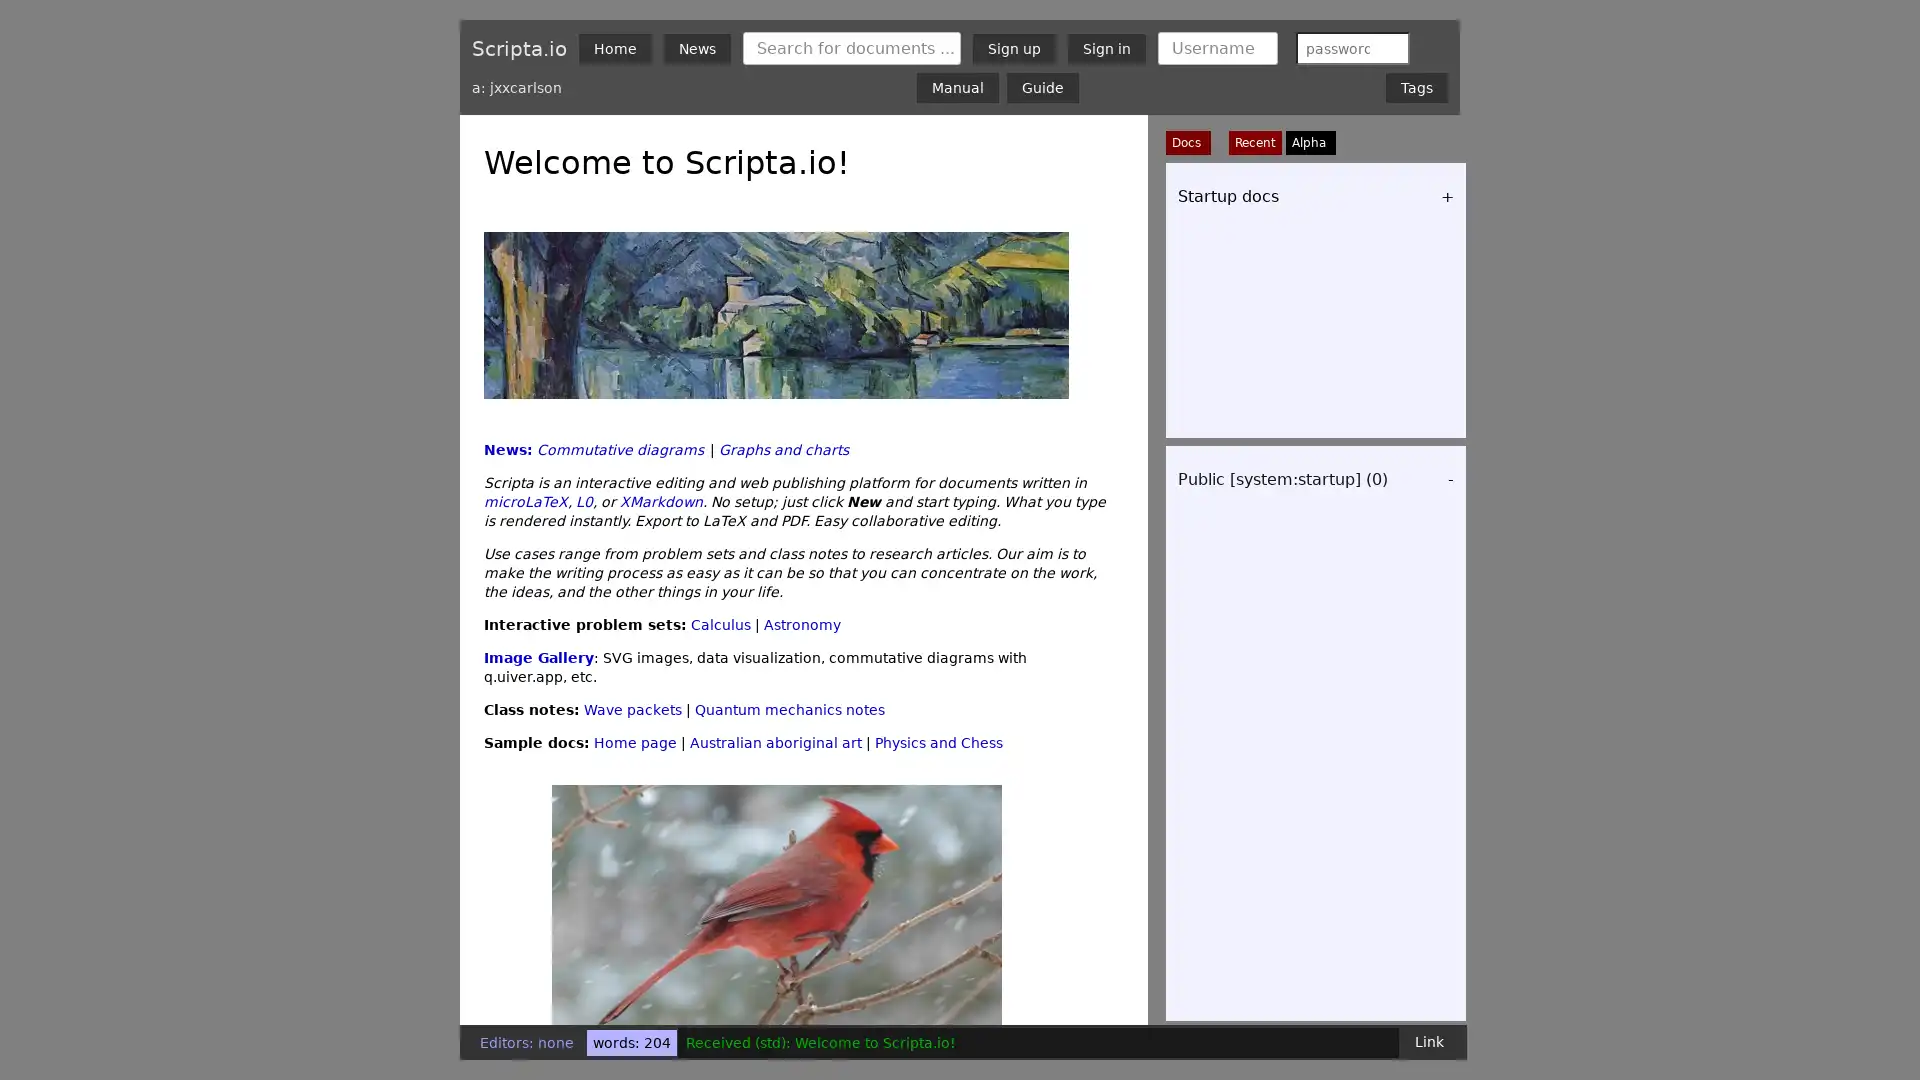 Image resolution: width=1920 pixels, height=1080 pixels. What do you see at coordinates (697, 46) in the screenshot?
I see `News` at bounding box center [697, 46].